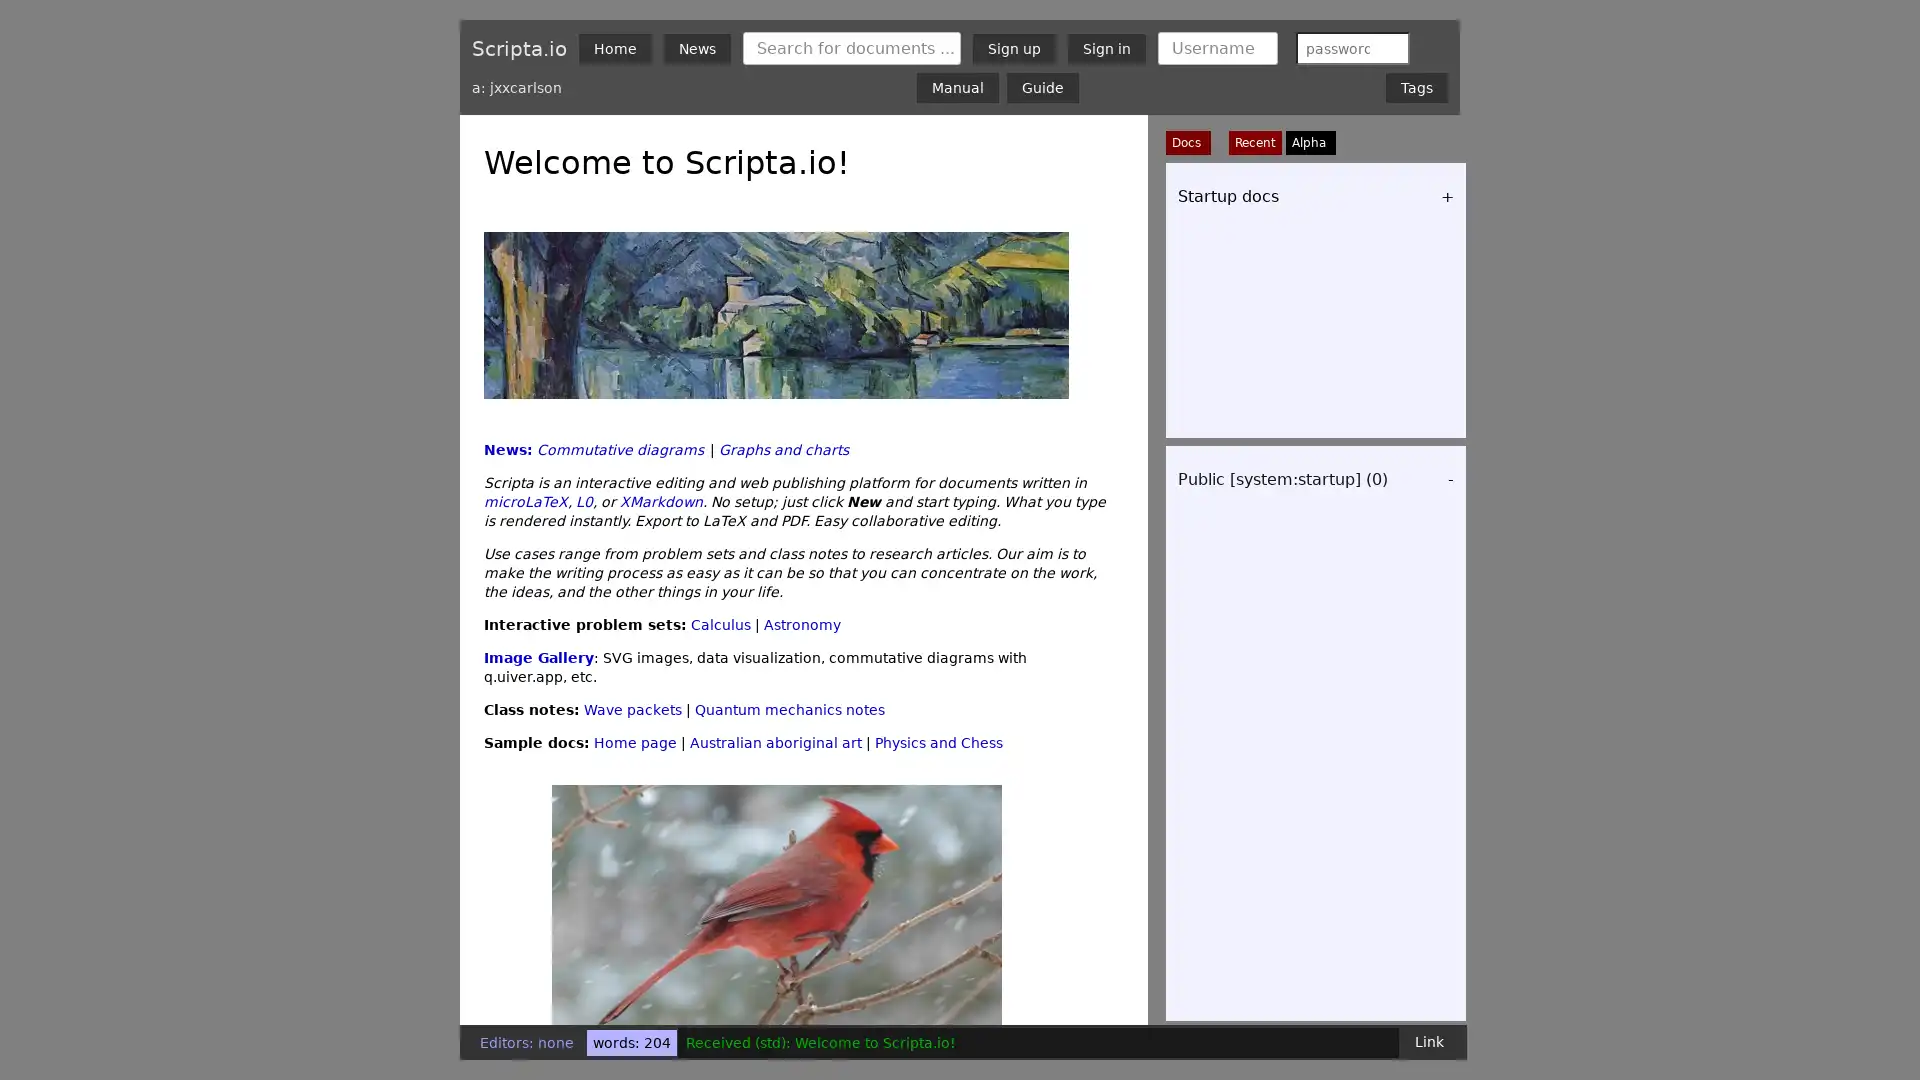 Image resolution: width=1920 pixels, height=1080 pixels. What do you see at coordinates (697, 46) in the screenshot?
I see `News` at bounding box center [697, 46].